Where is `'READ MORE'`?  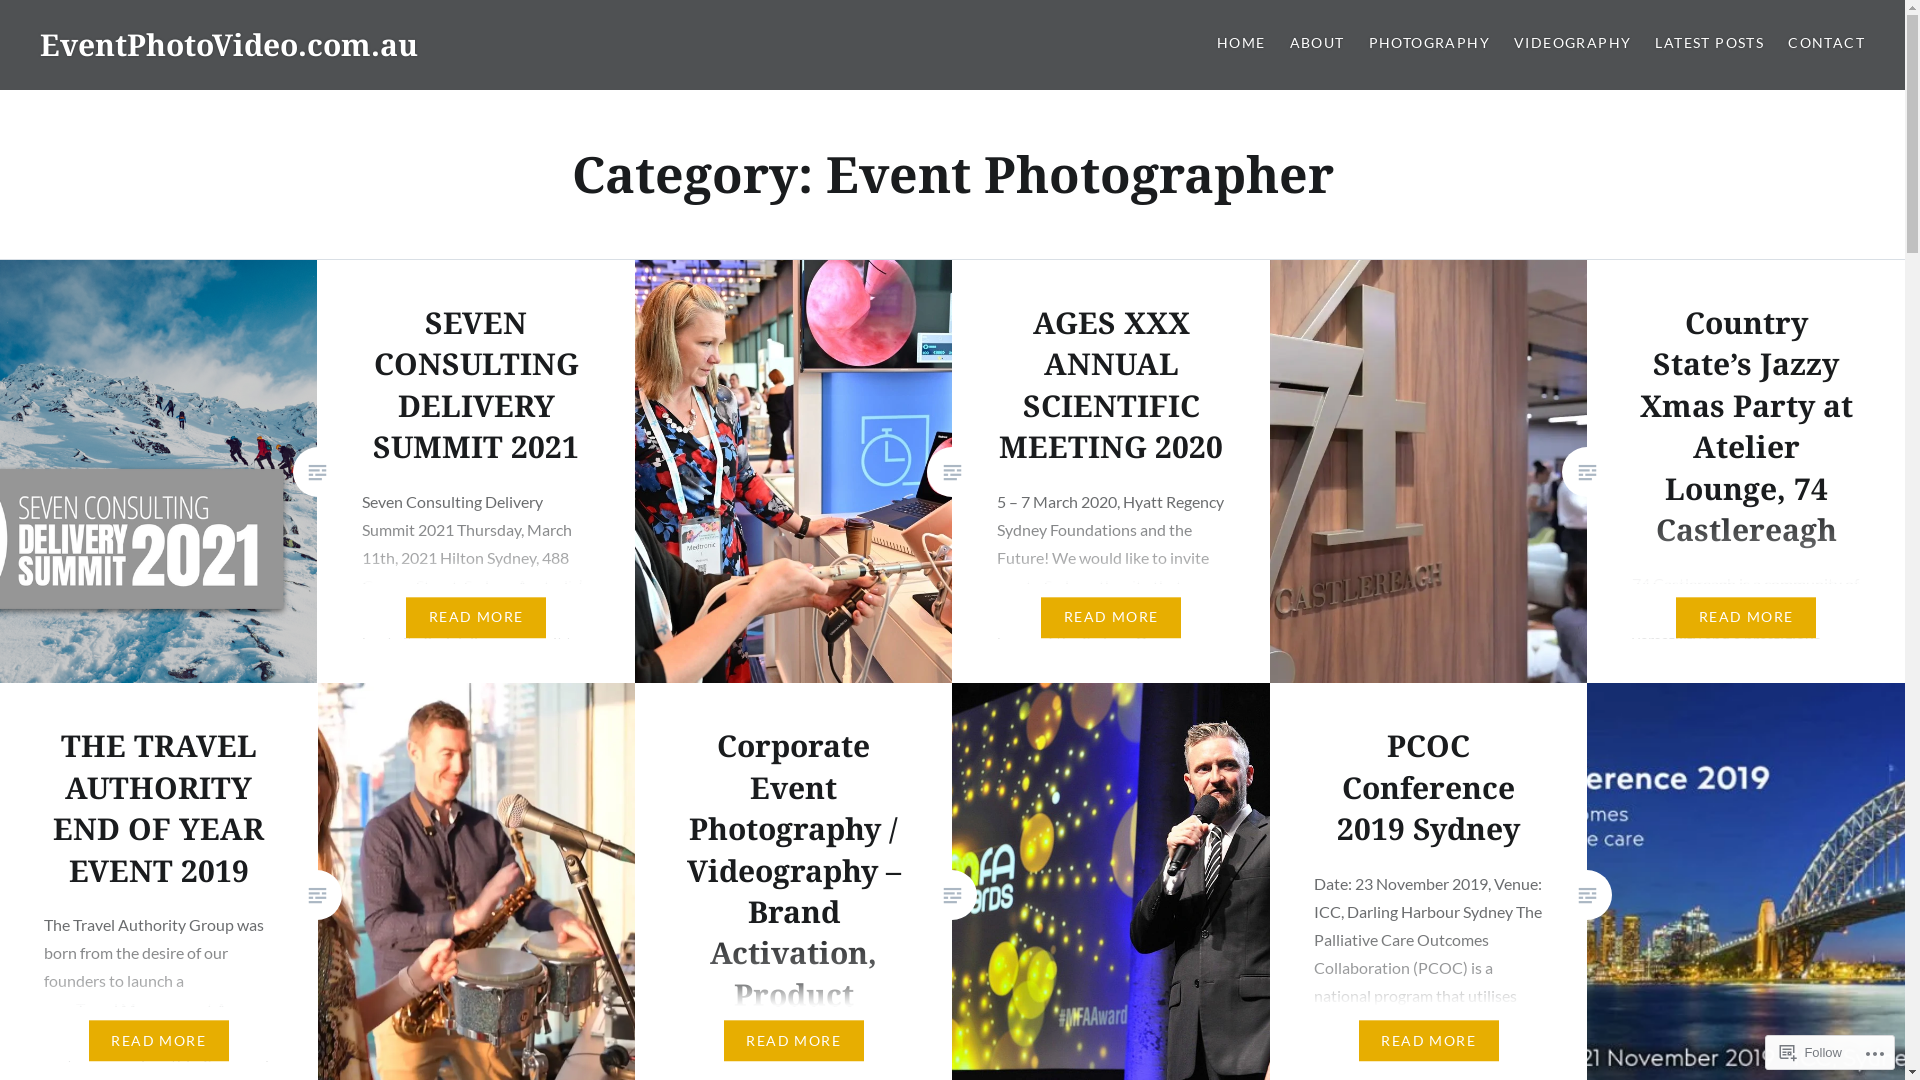
'READ MORE' is located at coordinates (1040, 616).